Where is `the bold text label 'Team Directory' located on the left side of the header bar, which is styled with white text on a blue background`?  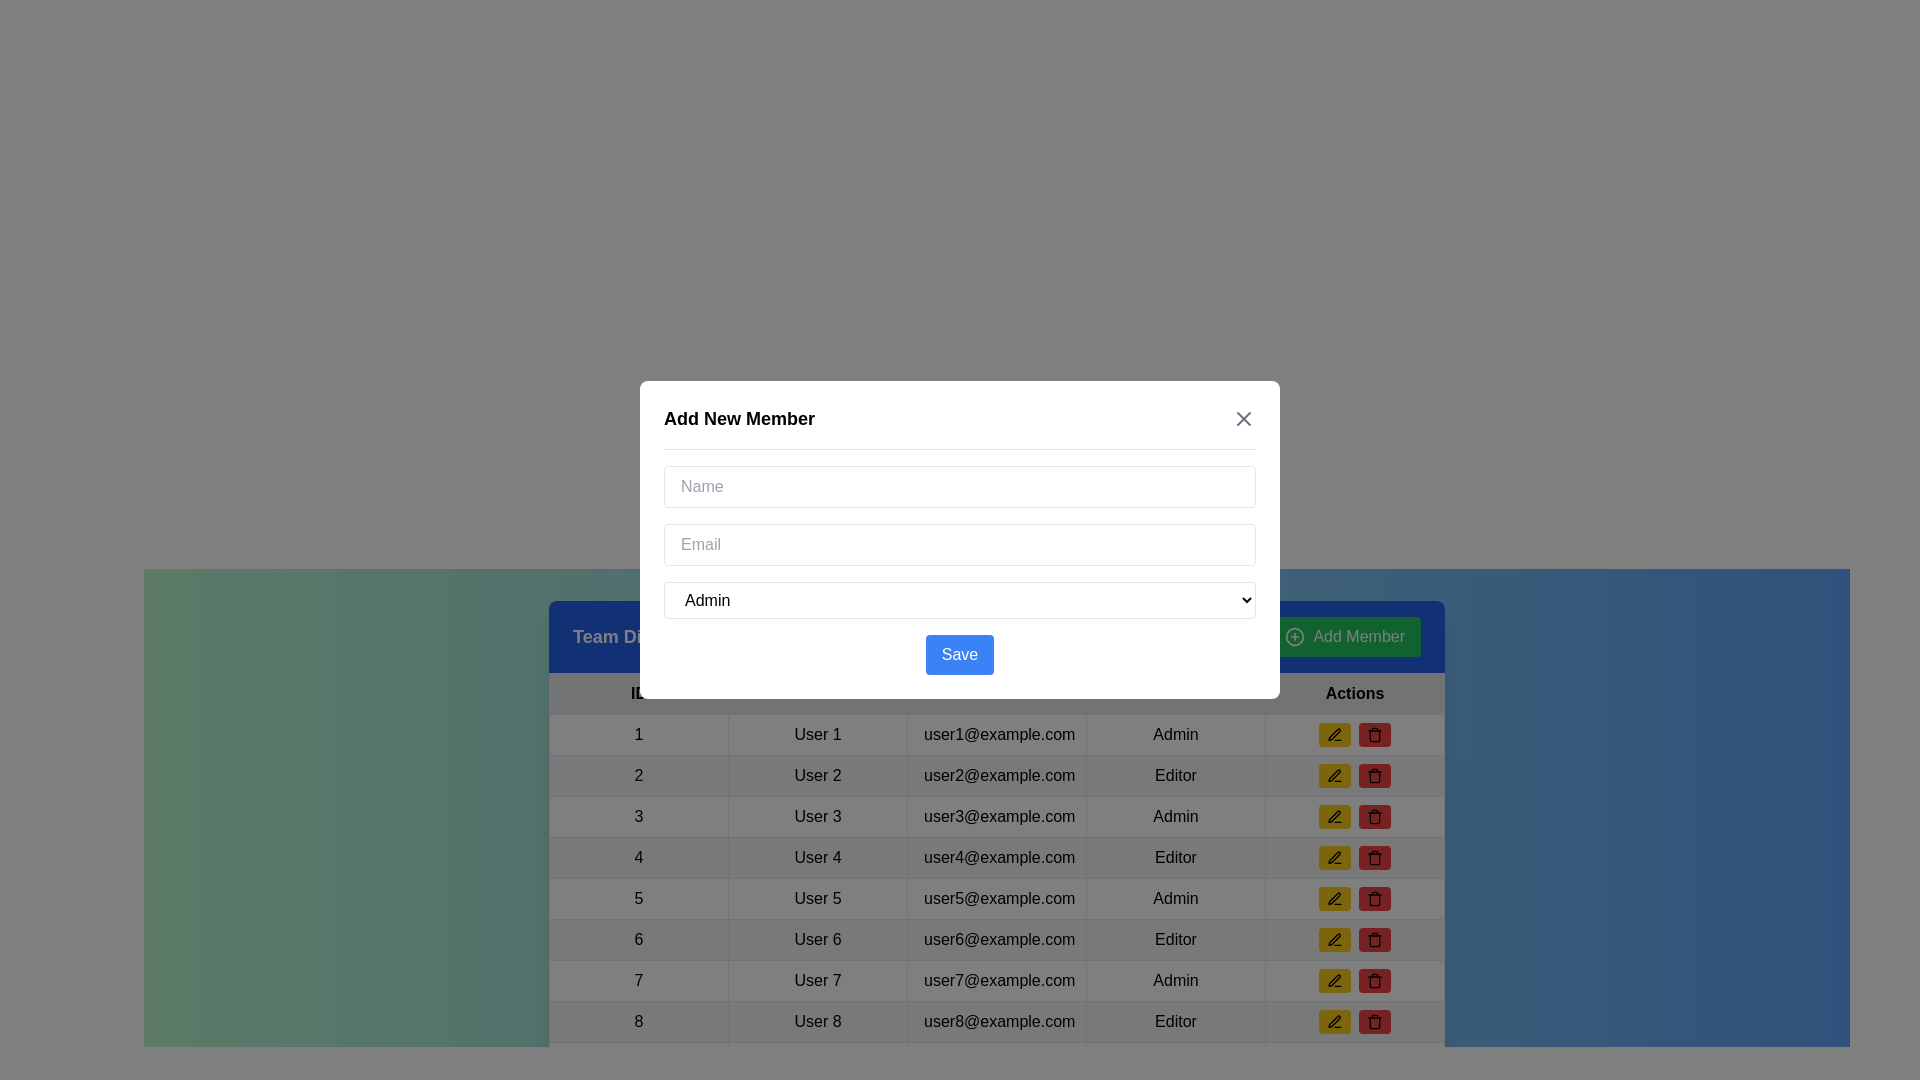 the bold text label 'Team Directory' located on the left side of the header bar, which is styled with white text on a blue background is located at coordinates (636, 636).